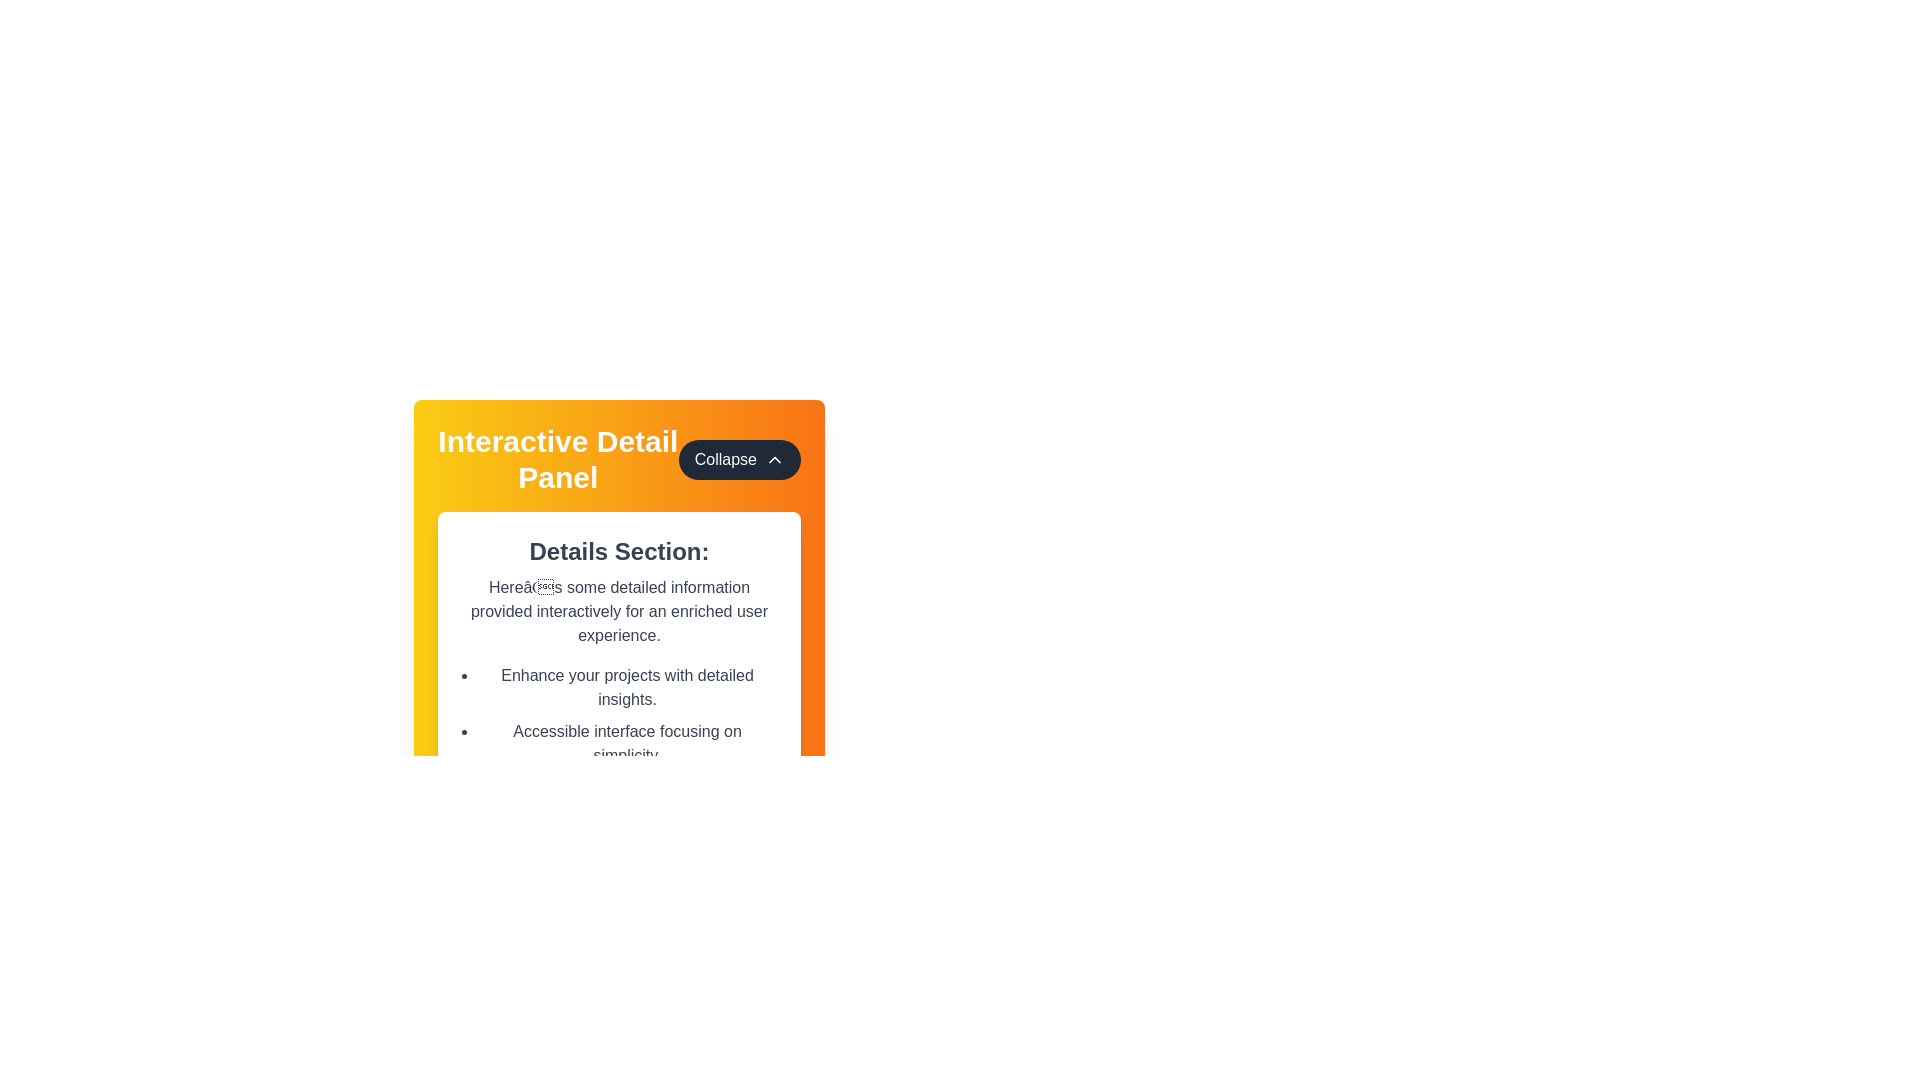 The image size is (1920, 1080). Describe the element at coordinates (738, 459) in the screenshot. I see `the 'Collapse' button with an upward arrow icon, located at the top-right corner of the 'Interactive Detail Panel'` at that location.